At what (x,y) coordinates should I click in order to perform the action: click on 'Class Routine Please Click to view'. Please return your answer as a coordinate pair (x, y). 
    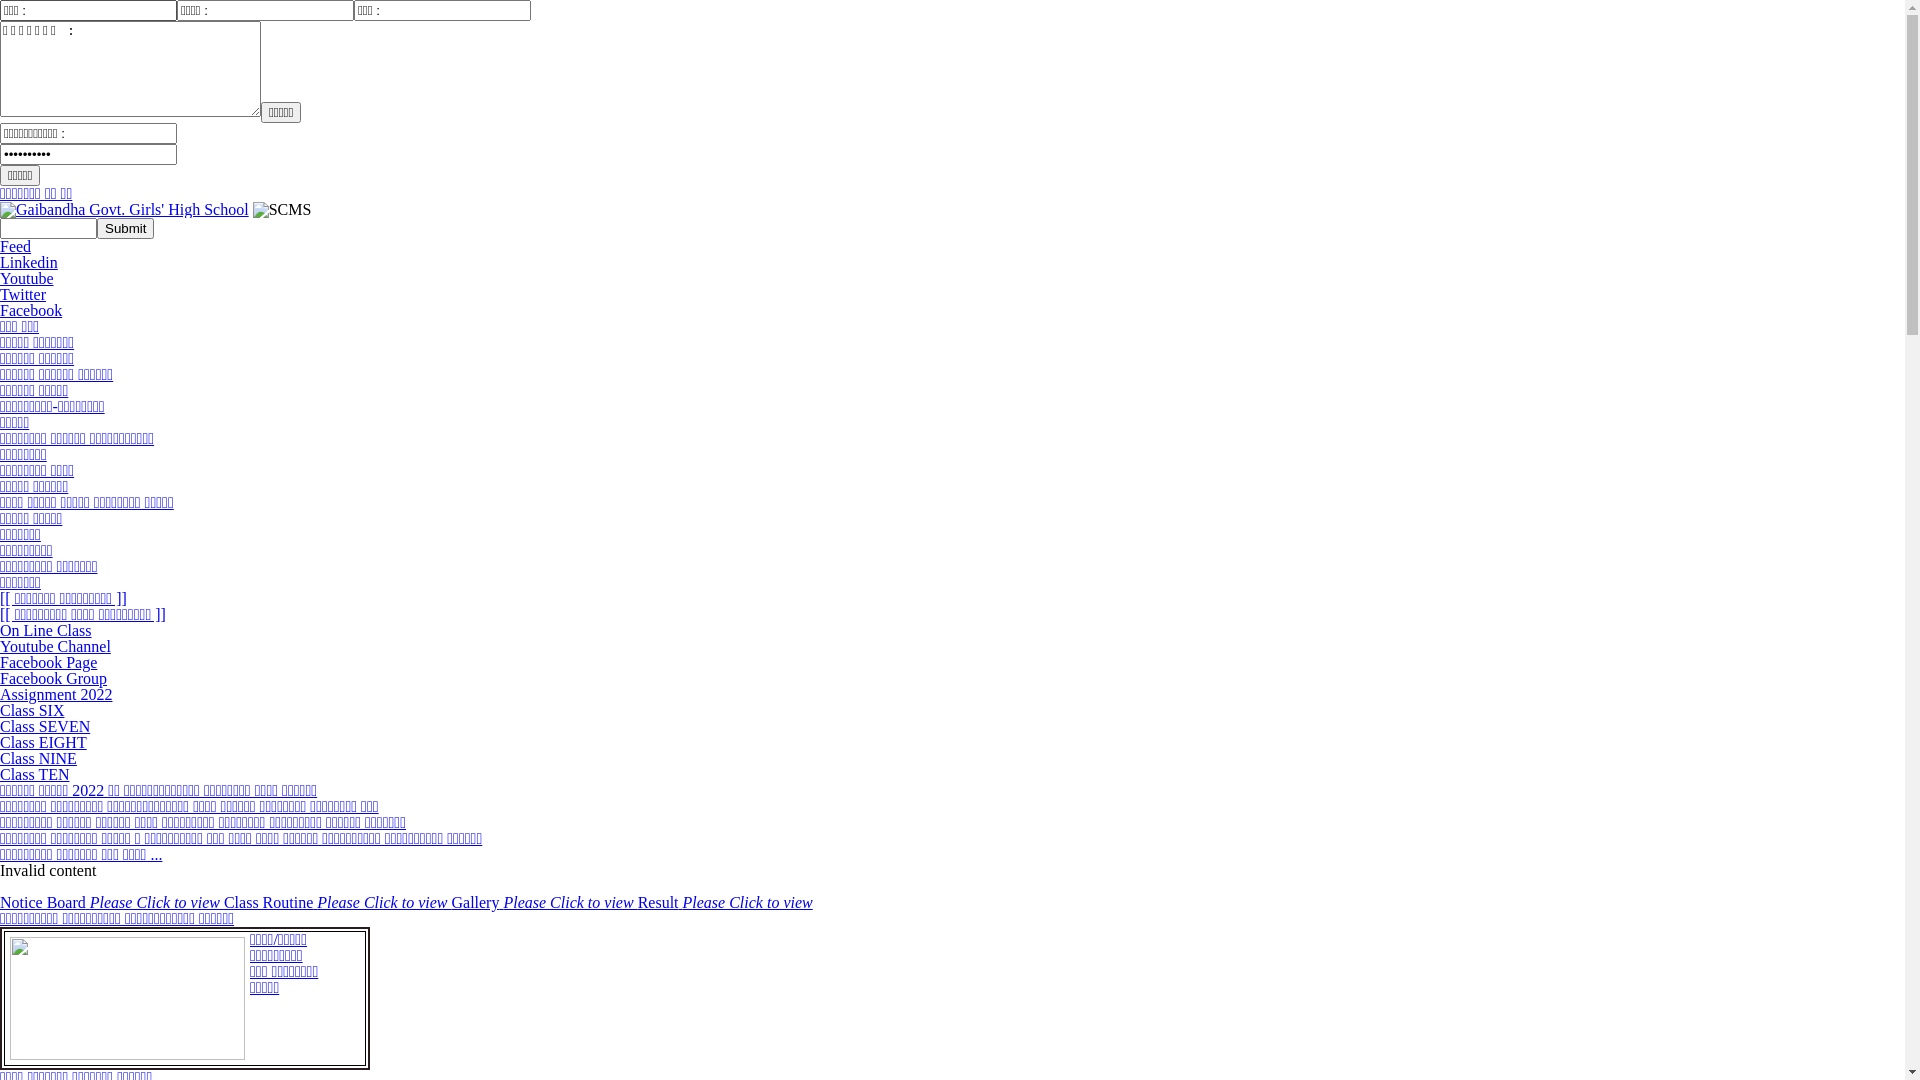
    Looking at the image, I should click on (337, 902).